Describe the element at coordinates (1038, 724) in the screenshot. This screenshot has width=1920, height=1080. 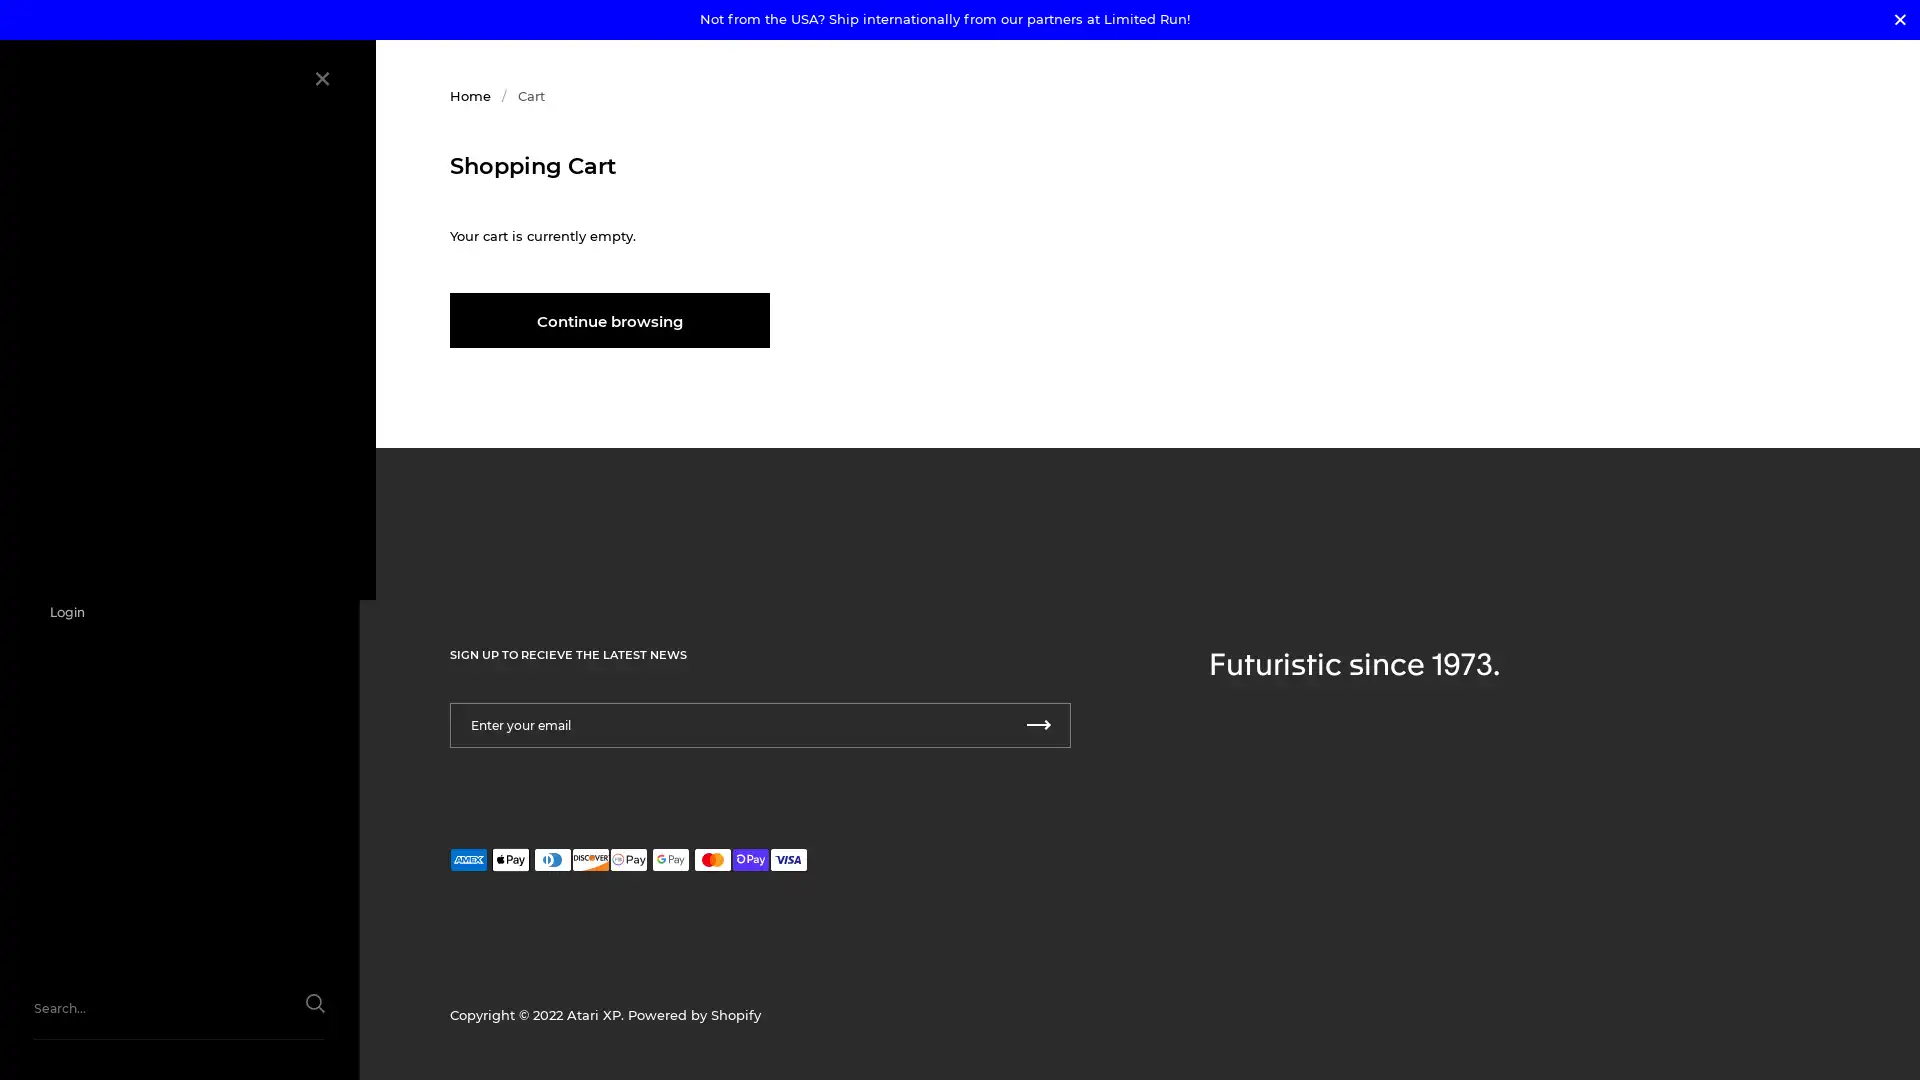
I see `Submit` at that location.